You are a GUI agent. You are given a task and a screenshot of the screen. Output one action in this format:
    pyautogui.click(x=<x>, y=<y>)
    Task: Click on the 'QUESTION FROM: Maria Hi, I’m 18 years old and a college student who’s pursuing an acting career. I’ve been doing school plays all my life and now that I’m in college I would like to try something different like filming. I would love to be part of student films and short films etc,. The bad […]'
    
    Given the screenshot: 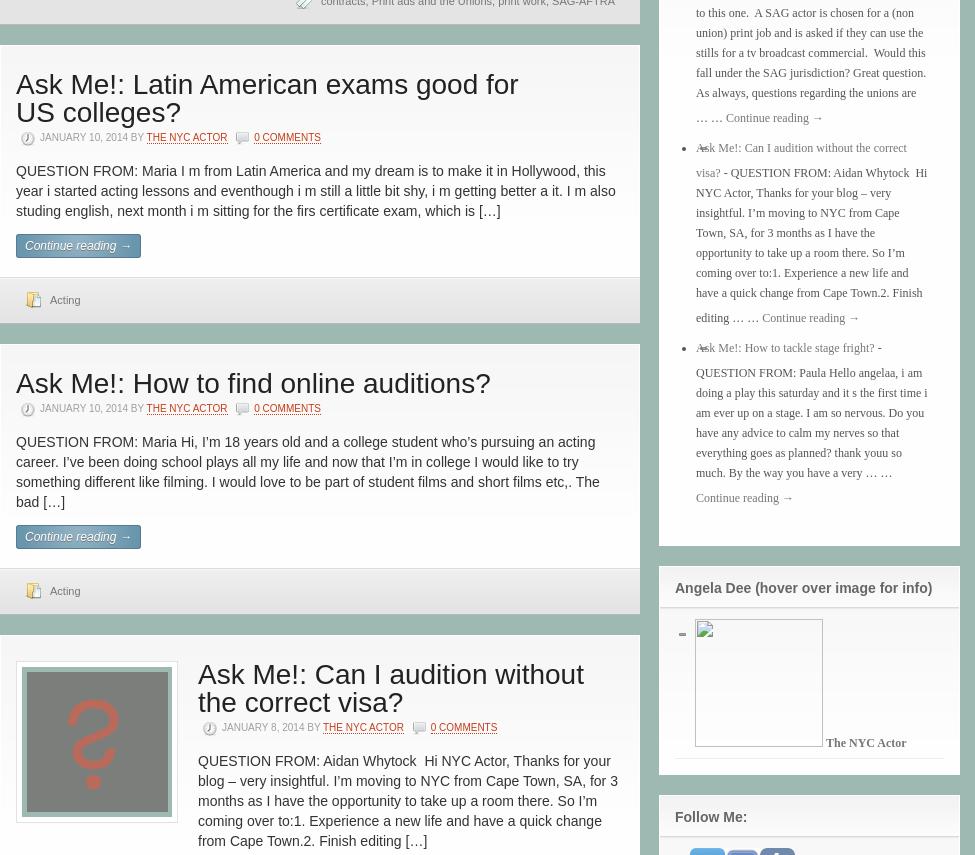 What is the action you would take?
    pyautogui.click(x=306, y=471)
    